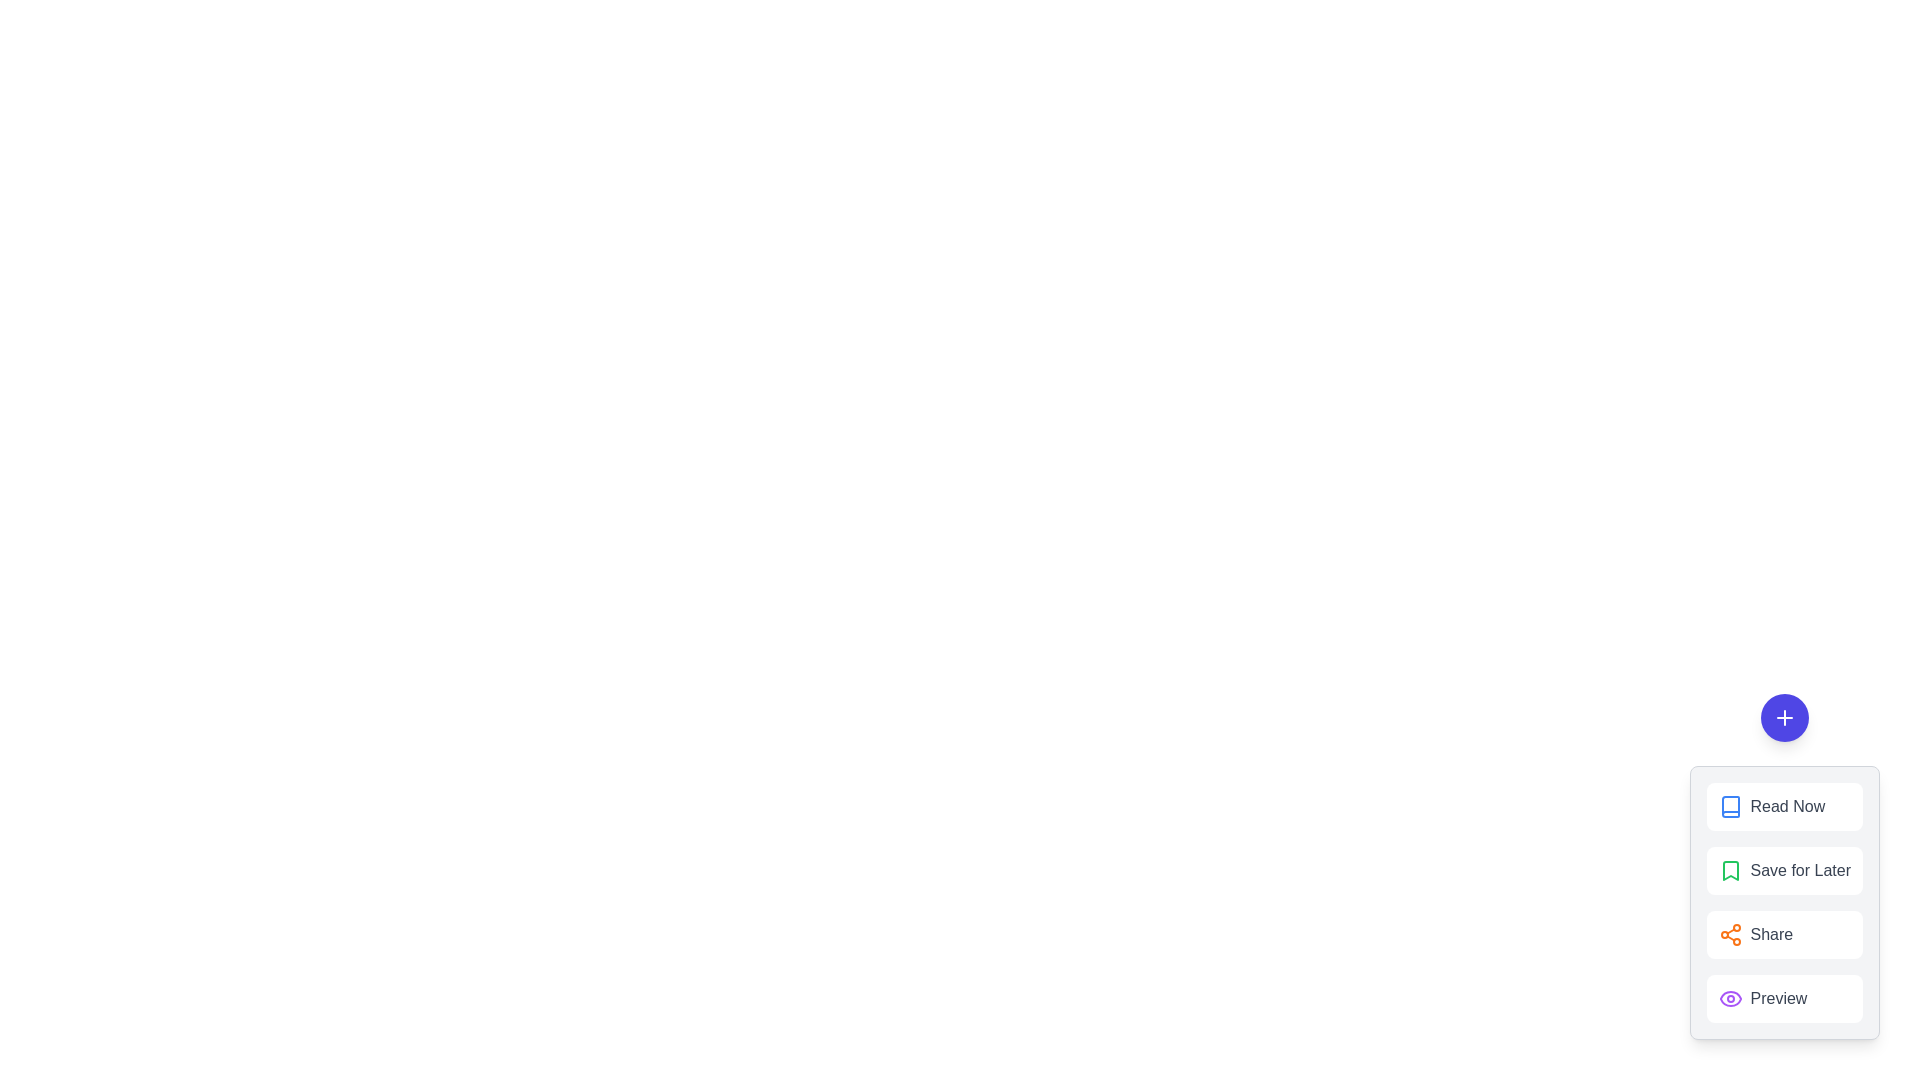 Image resolution: width=1920 pixels, height=1080 pixels. Describe the element at coordinates (1784, 870) in the screenshot. I see `the 'Save for Later' button` at that location.